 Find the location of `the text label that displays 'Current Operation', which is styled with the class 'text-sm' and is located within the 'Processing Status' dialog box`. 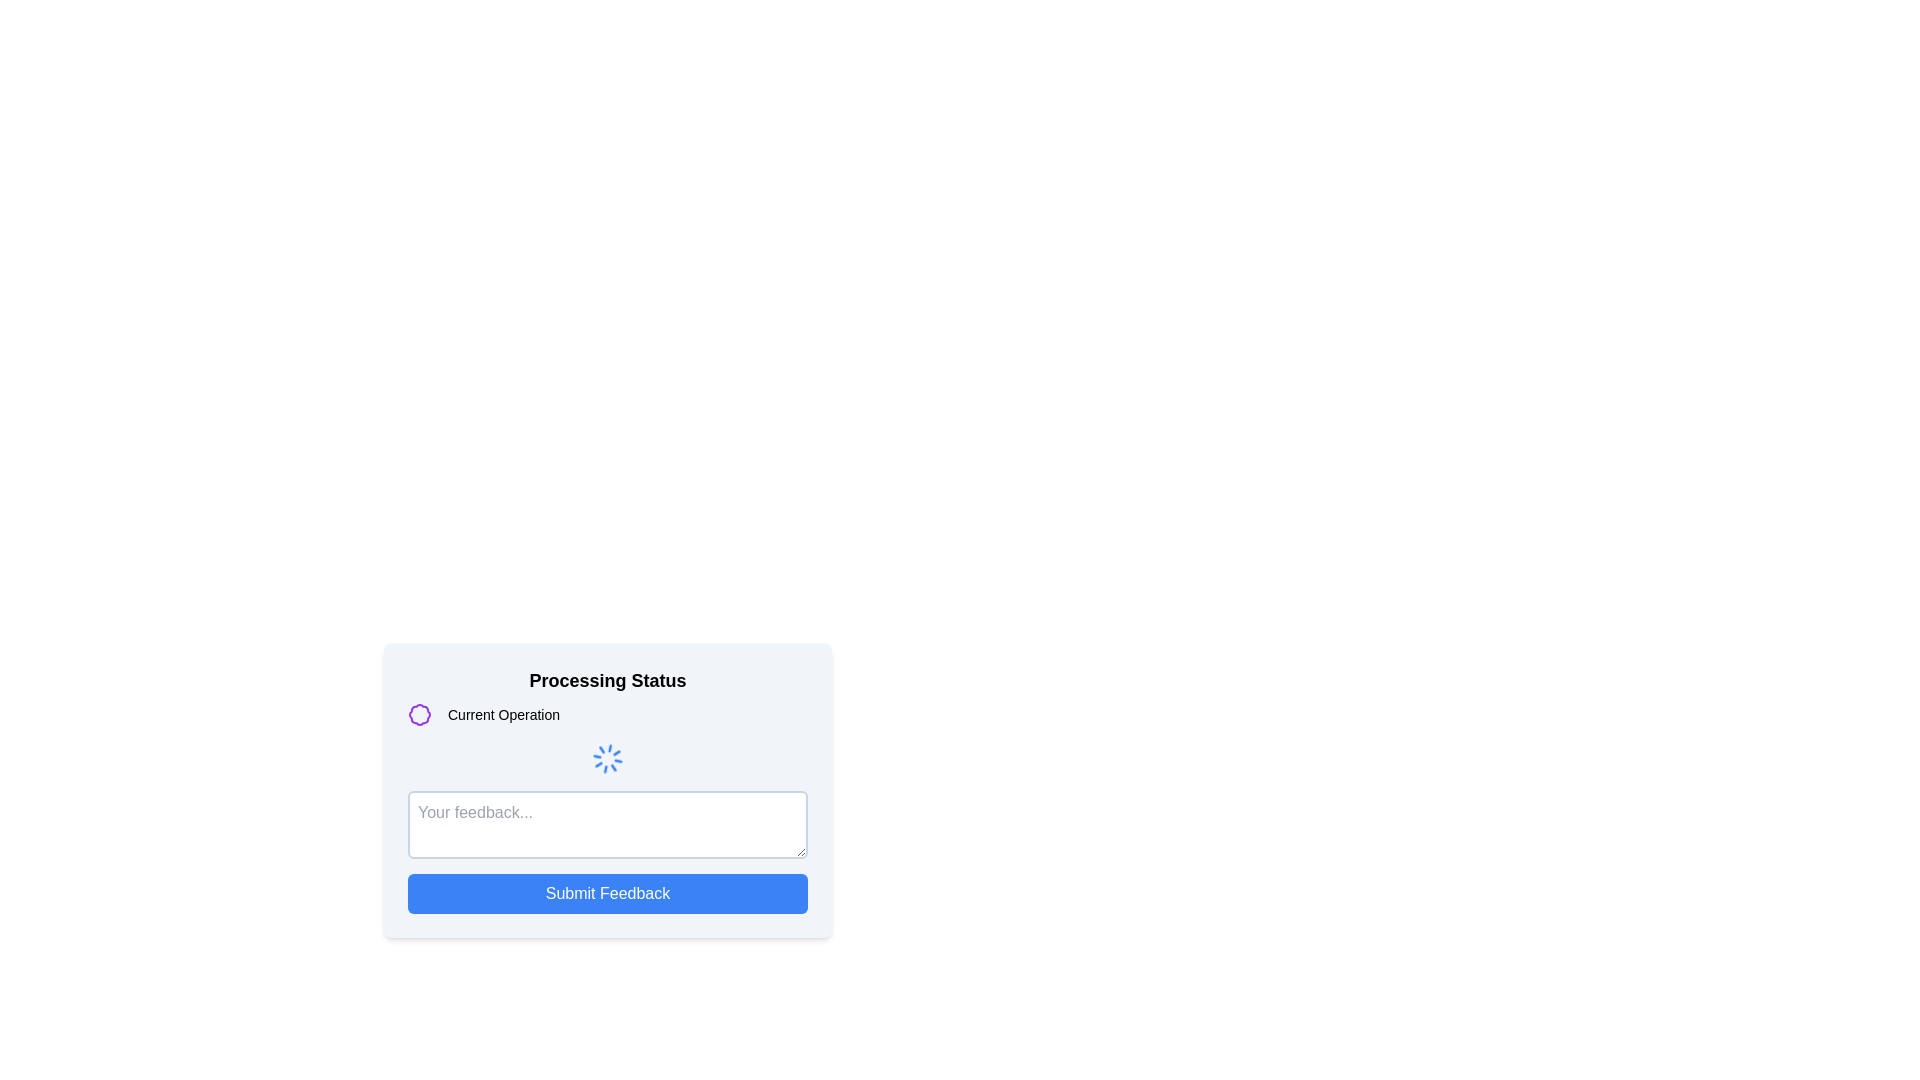

the text label that displays 'Current Operation', which is styled with the class 'text-sm' and is located within the 'Processing Status' dialog box is located at coordinates (504, 713).